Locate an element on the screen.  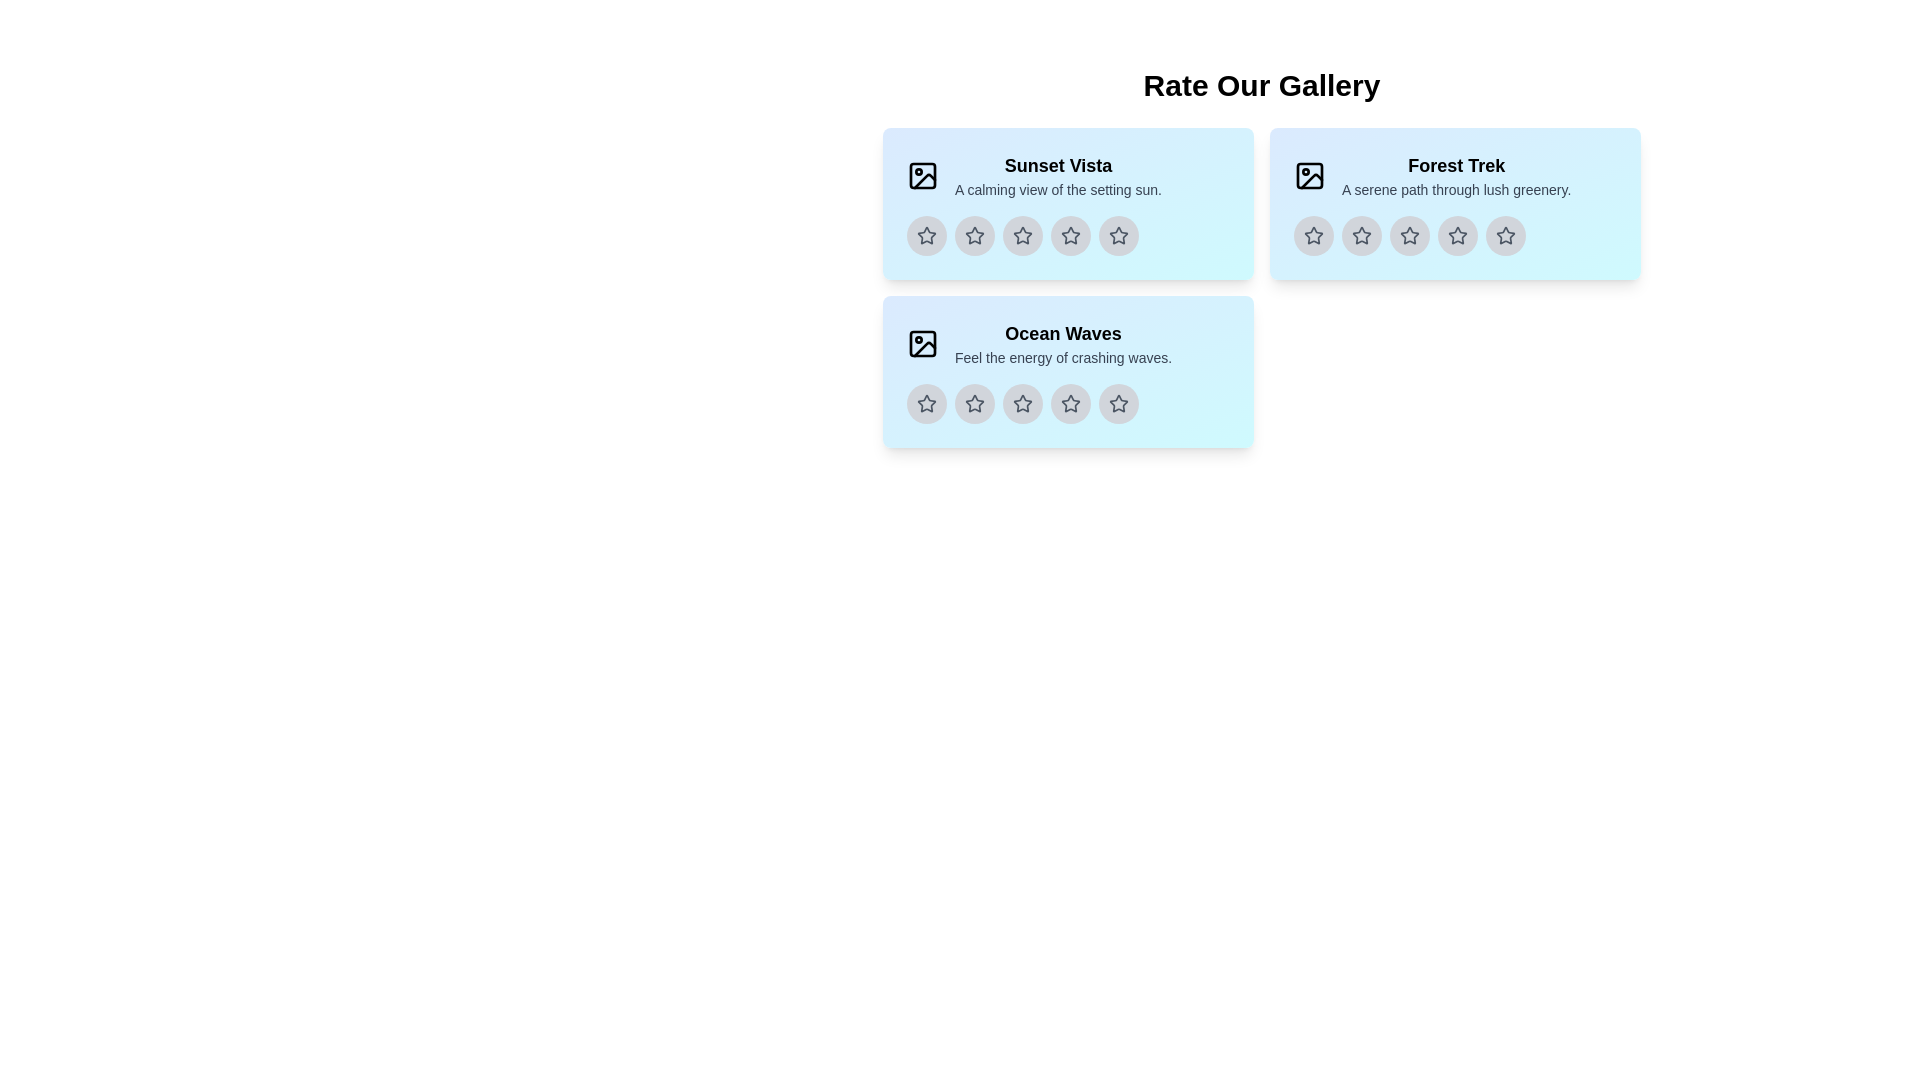
the fourth star-shaped icon in the rating row below the 'Ocean Waves' section is located at coordinates (1022, 404).